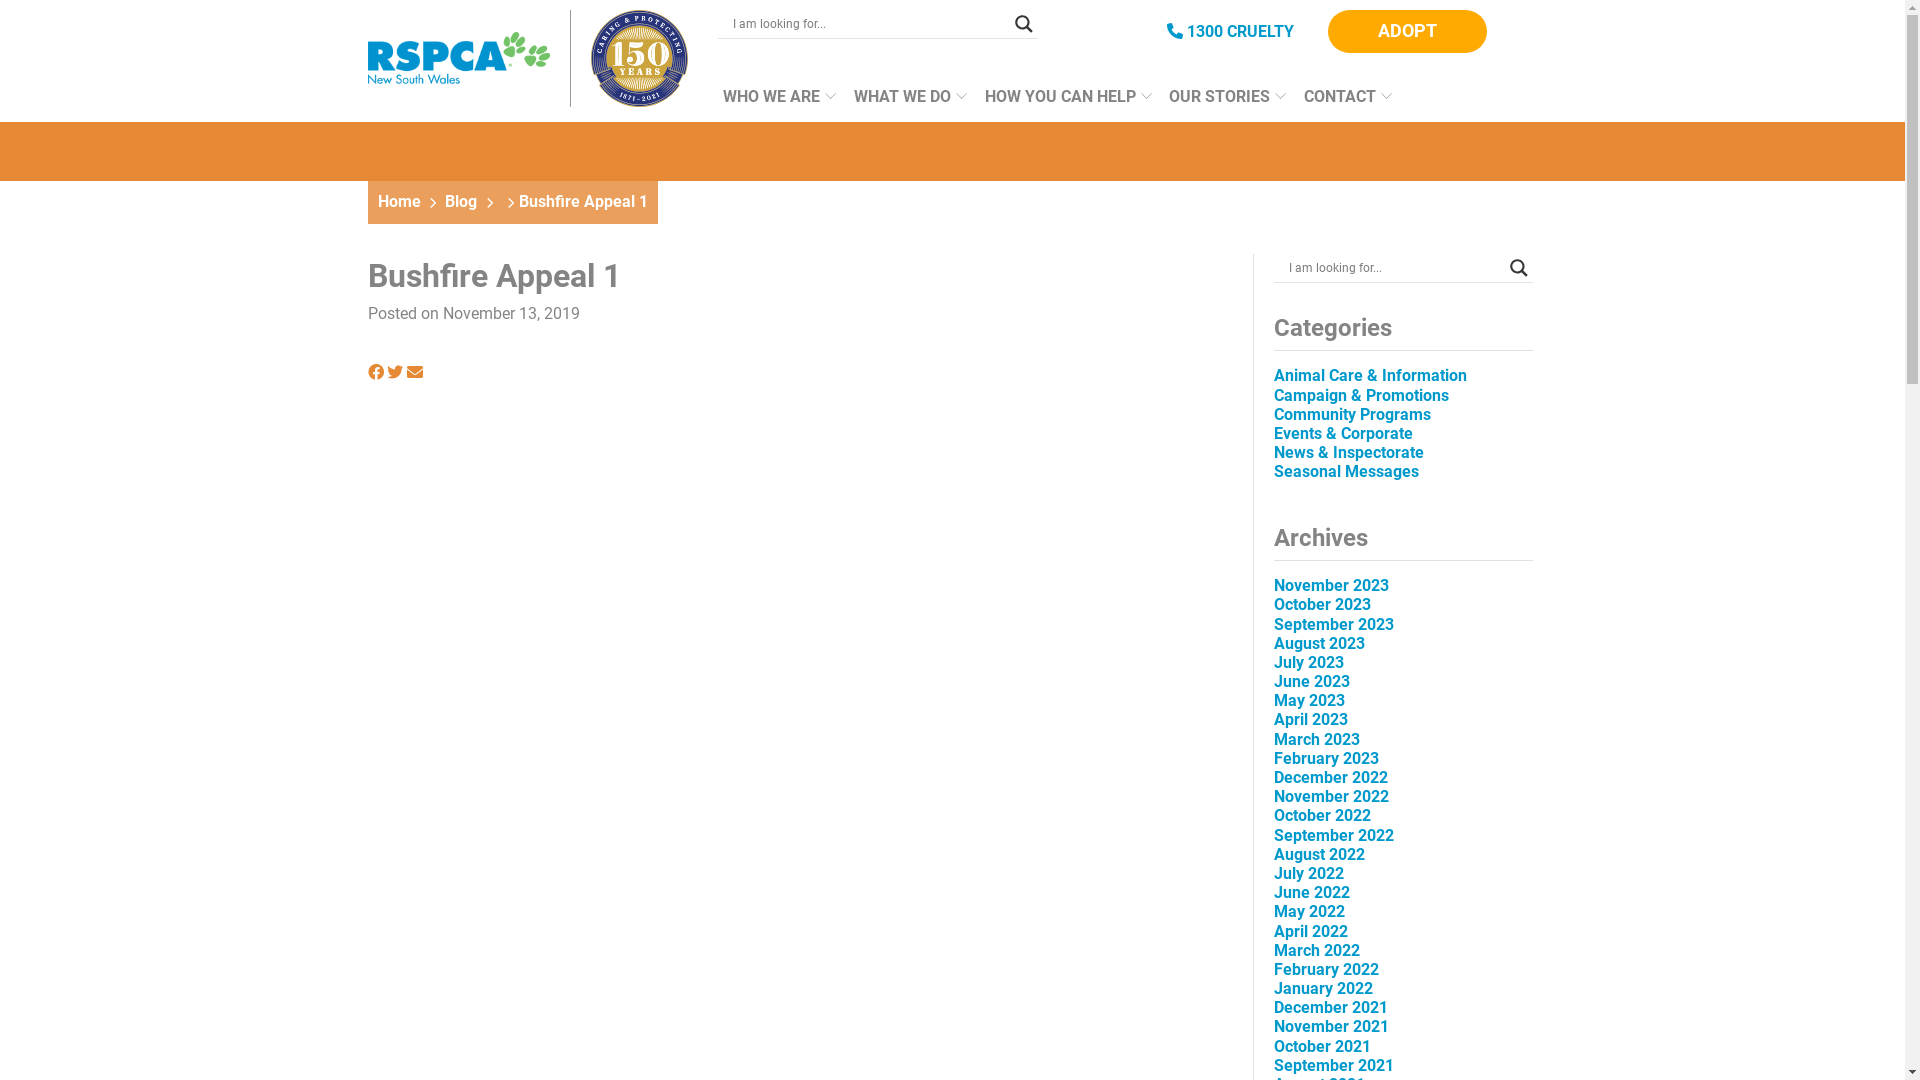  What do you see at coordinates (1360, 395) in the screenshot?
I see `'Campaign & Promotions'` at bounding box center [1360, 395].